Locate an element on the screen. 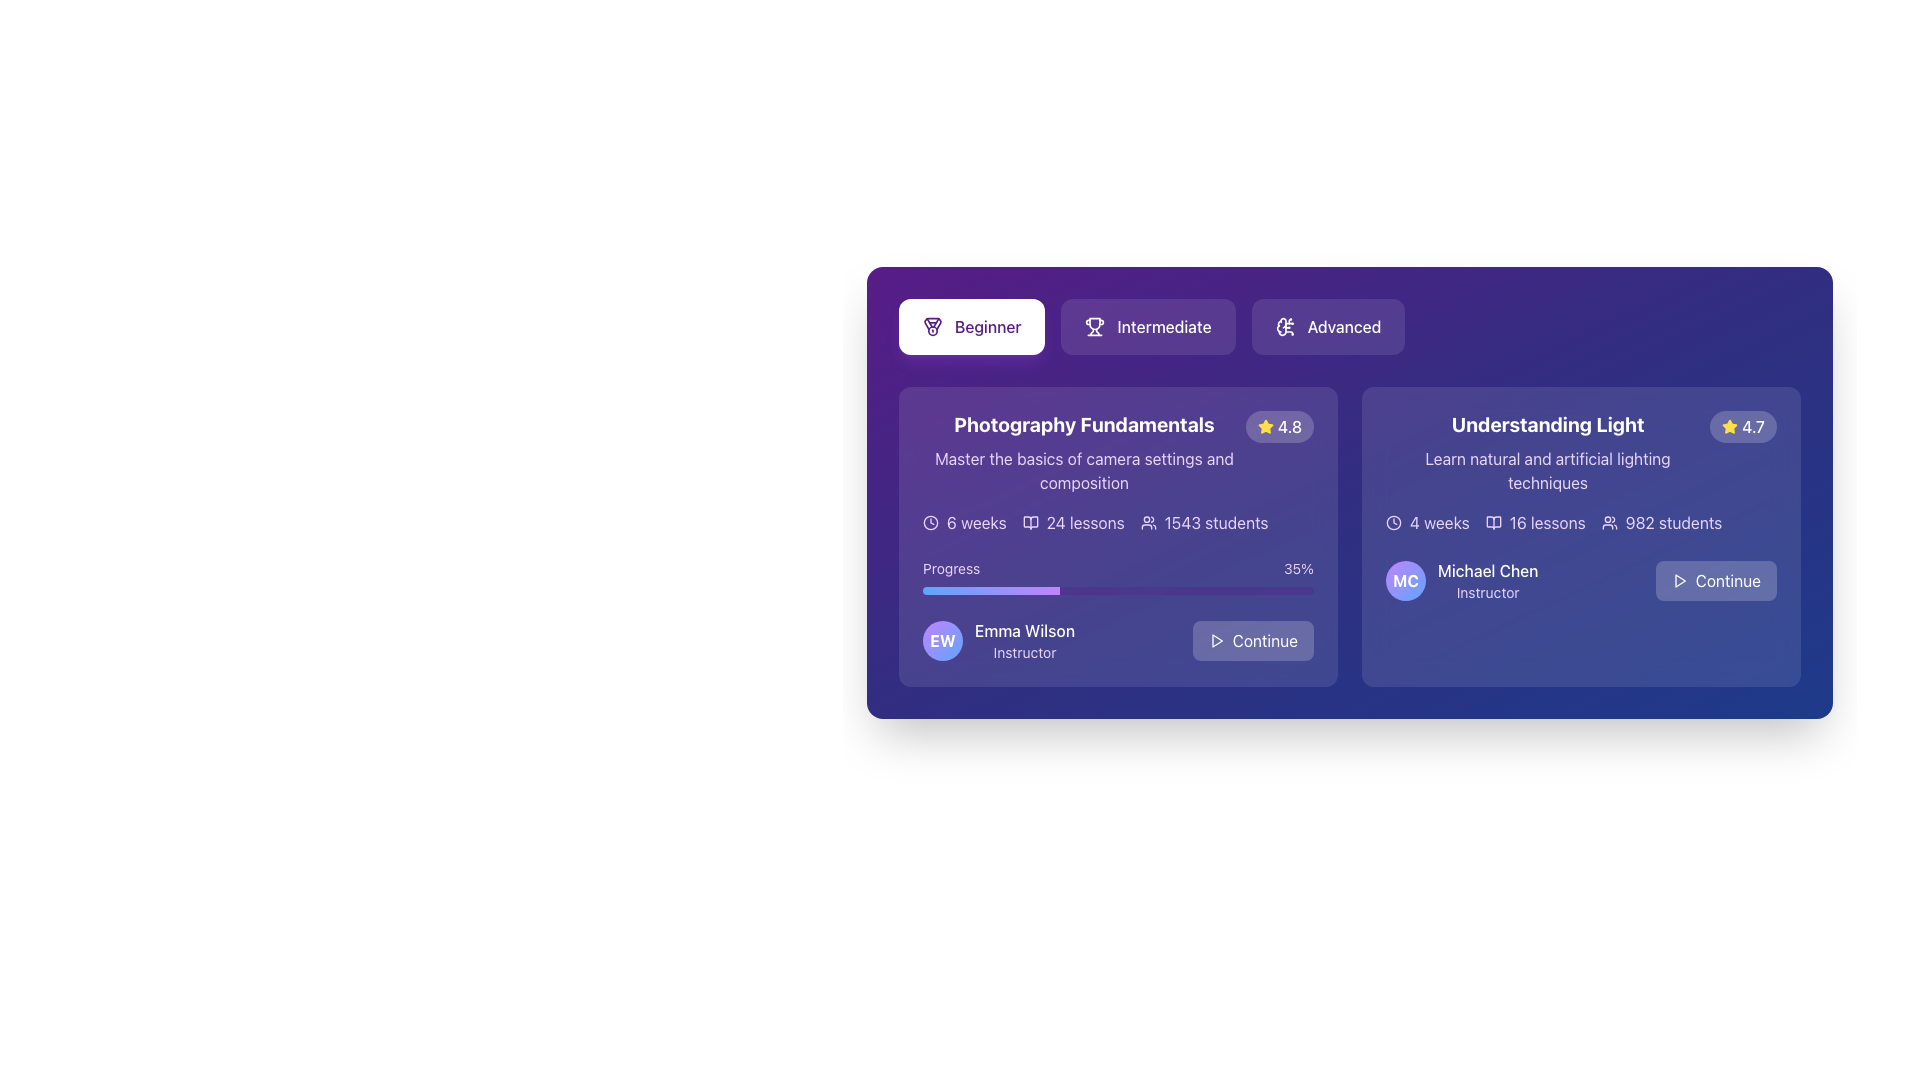 The height and width of the screenshot is (1080, 1920). the decorative icon representing the 'Intermediate' category, which is part of a button labeled 'Intermediate' located near the top of the section is located at coordinates (1094, 326).